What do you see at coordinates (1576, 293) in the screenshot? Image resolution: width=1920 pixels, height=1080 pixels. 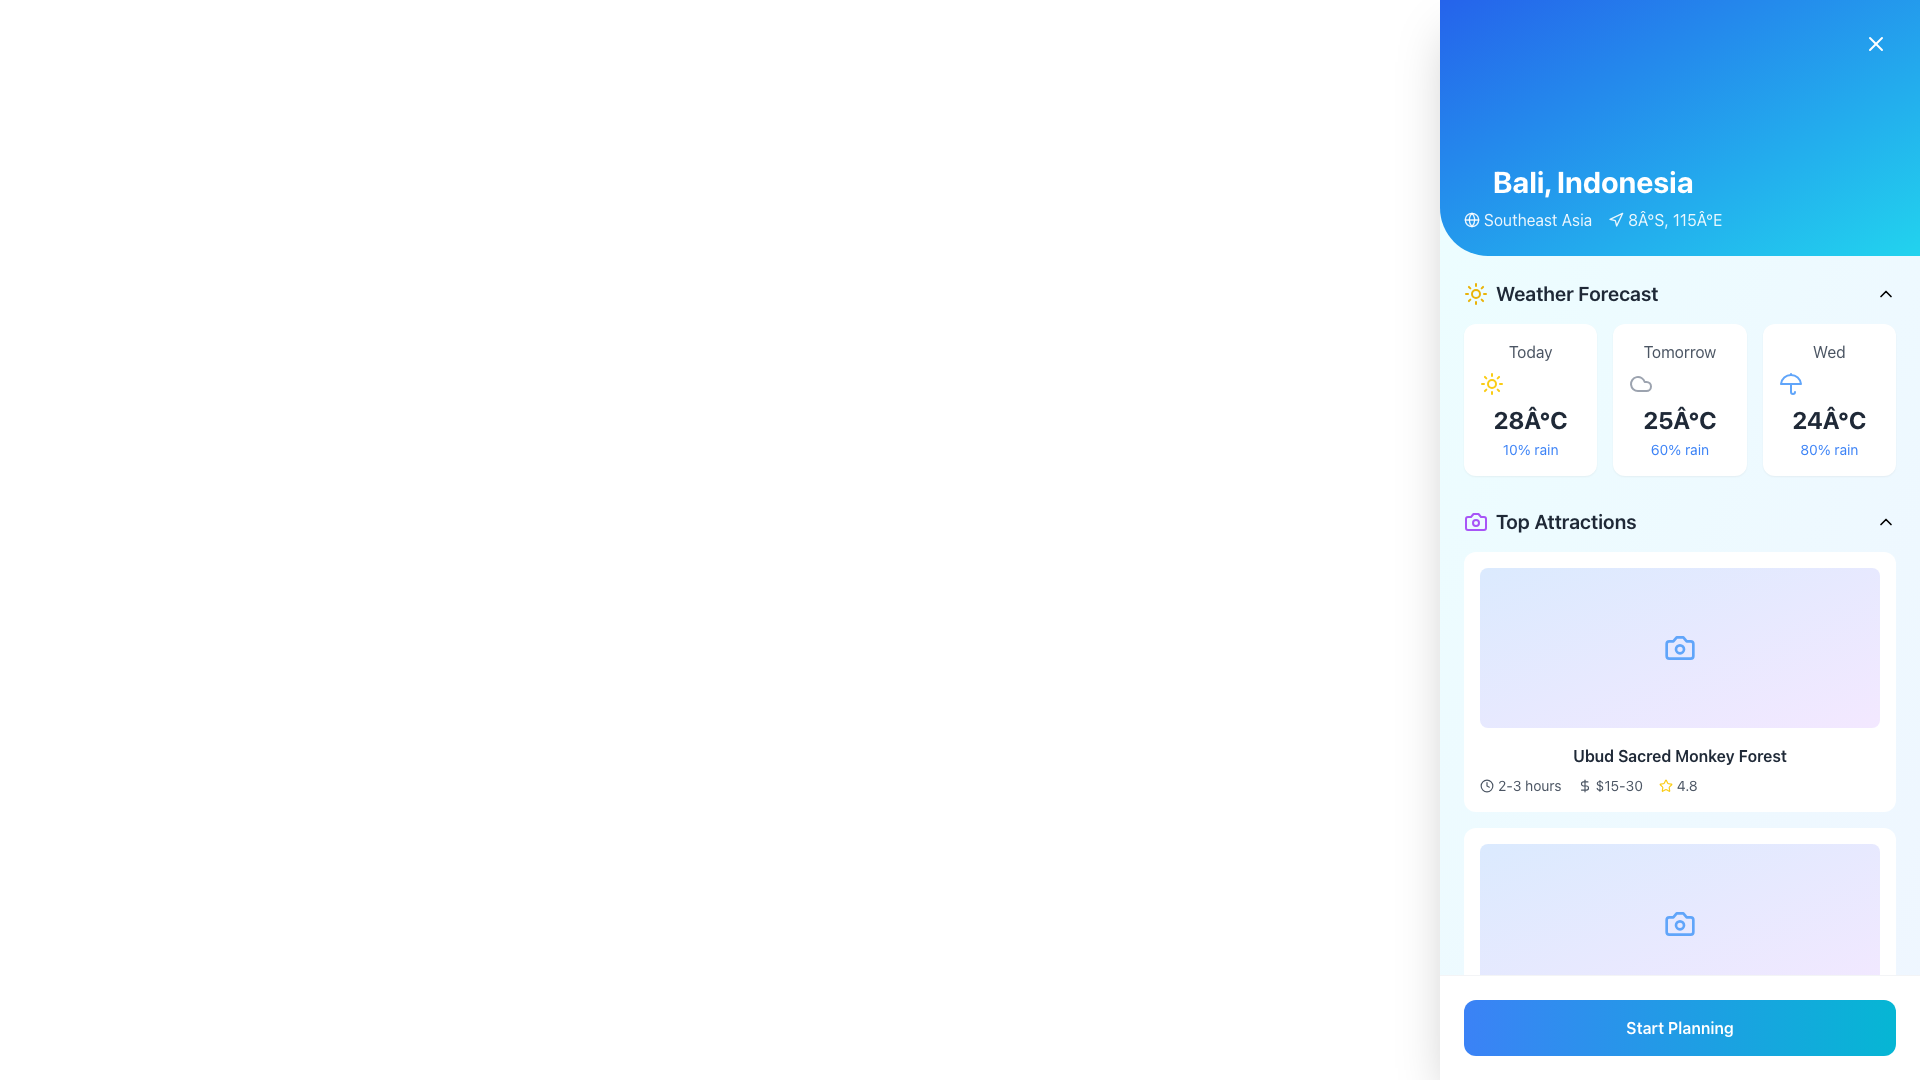 I see `heading element that introduces the weather forecast information, located below the 'Bali, Indonesia' title and to the right of the sun icon` at bounding box center [1576, 293].